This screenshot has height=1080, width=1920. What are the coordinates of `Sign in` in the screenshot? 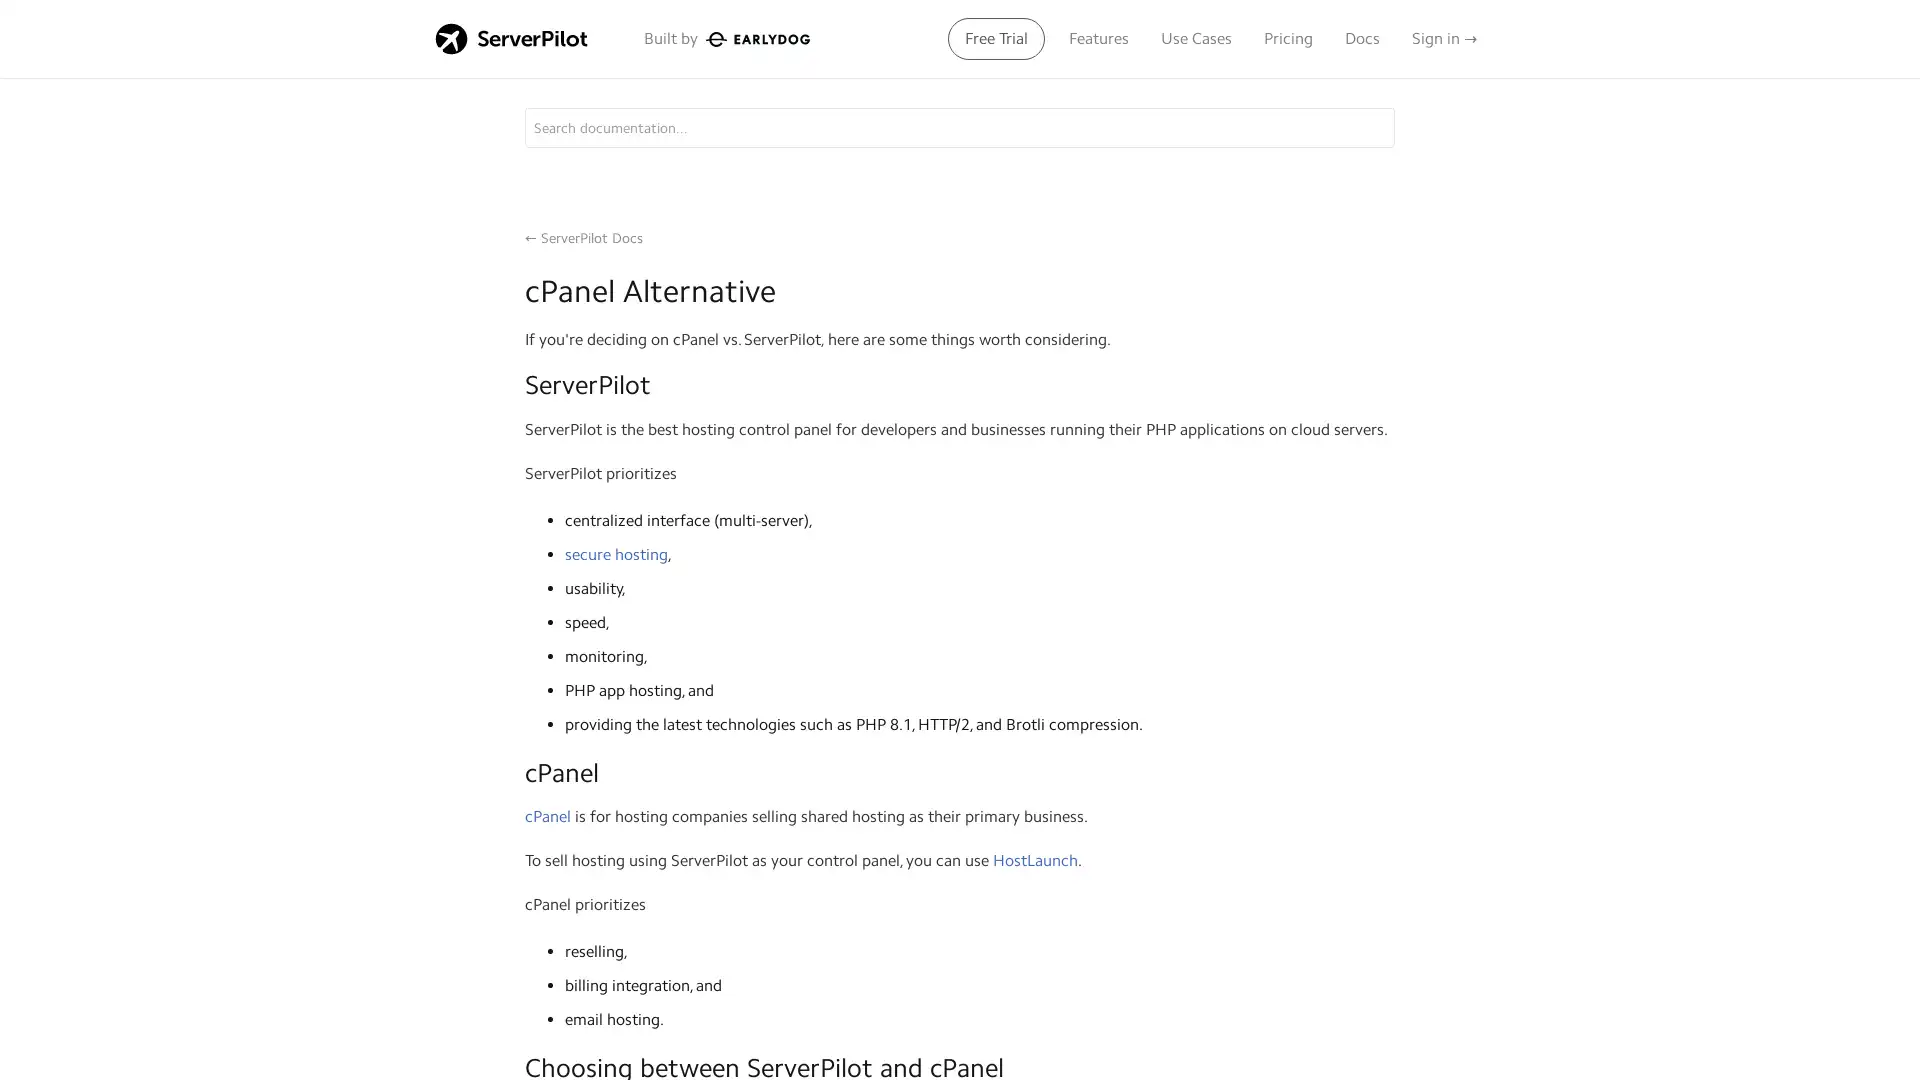 It's located at (1444, 38).